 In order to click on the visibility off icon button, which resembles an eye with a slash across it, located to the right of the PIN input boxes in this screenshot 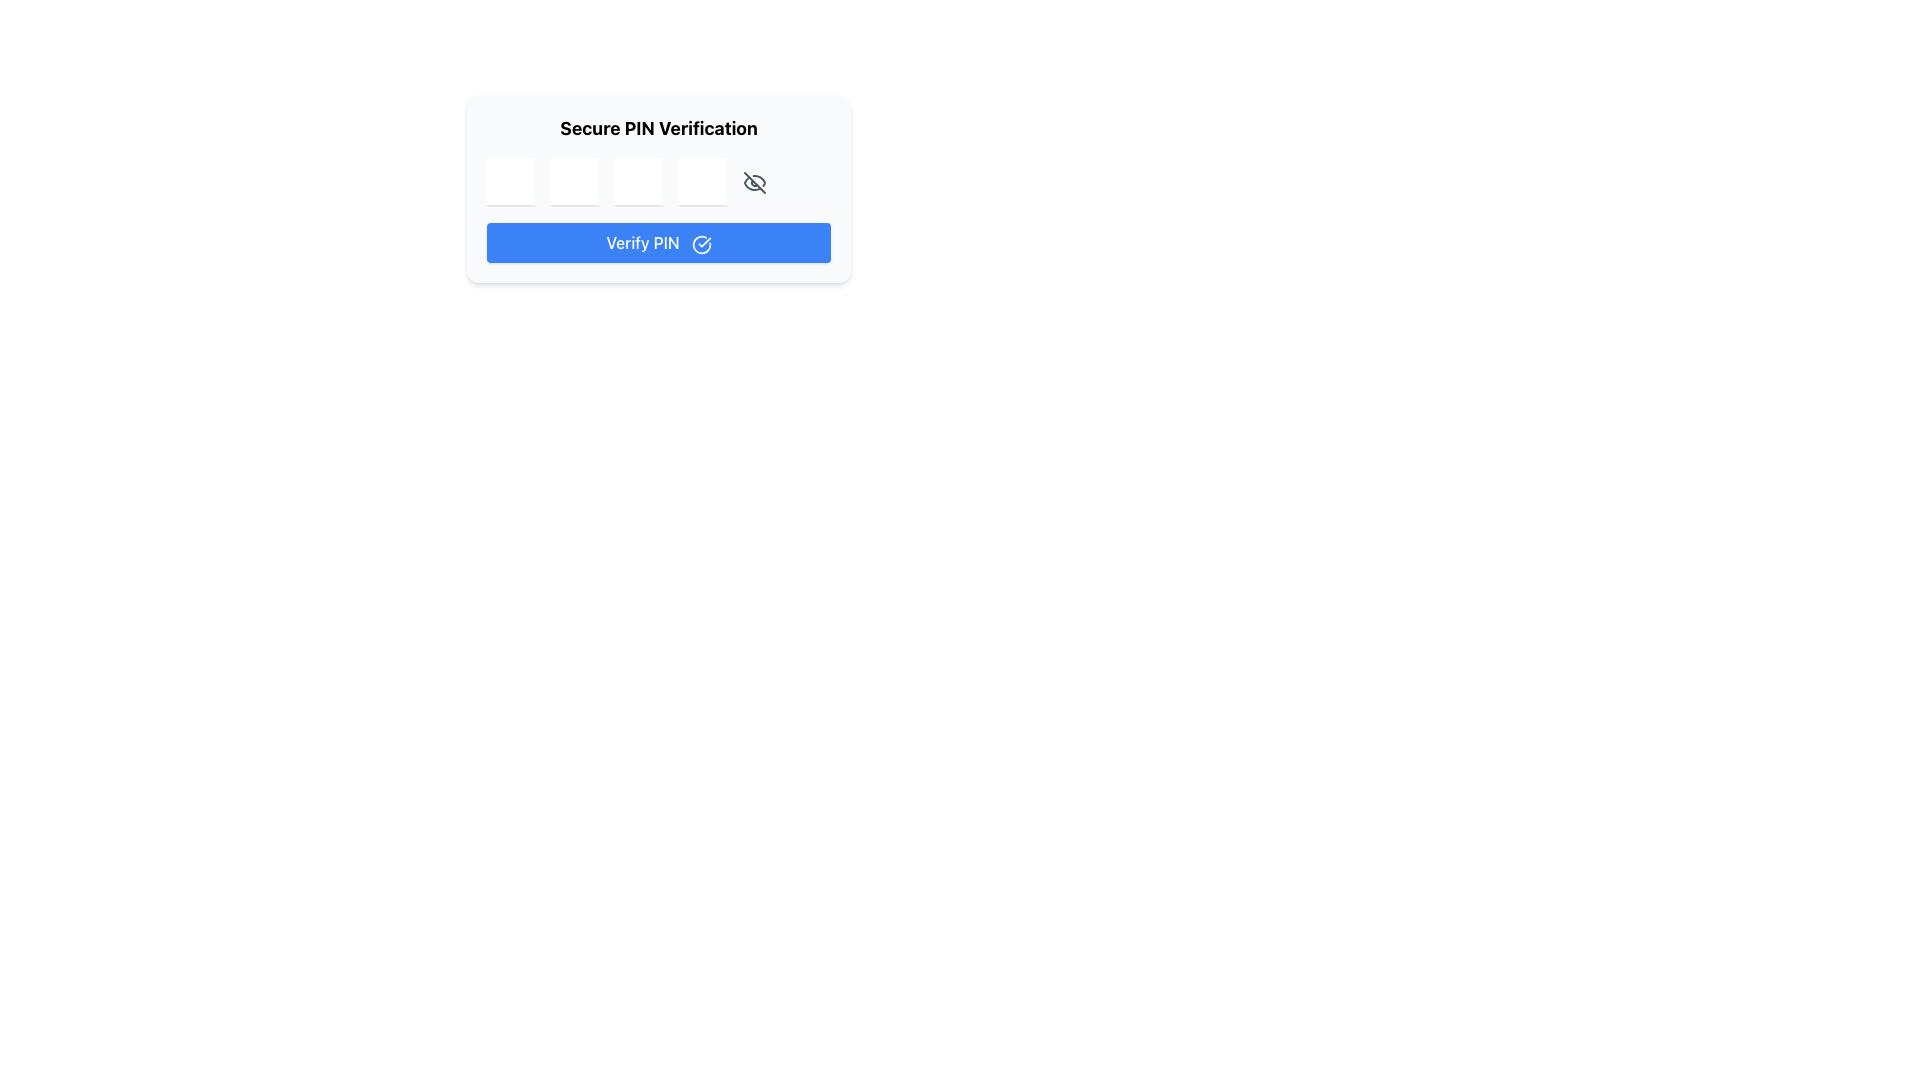, I will do `click(753, 182)`.